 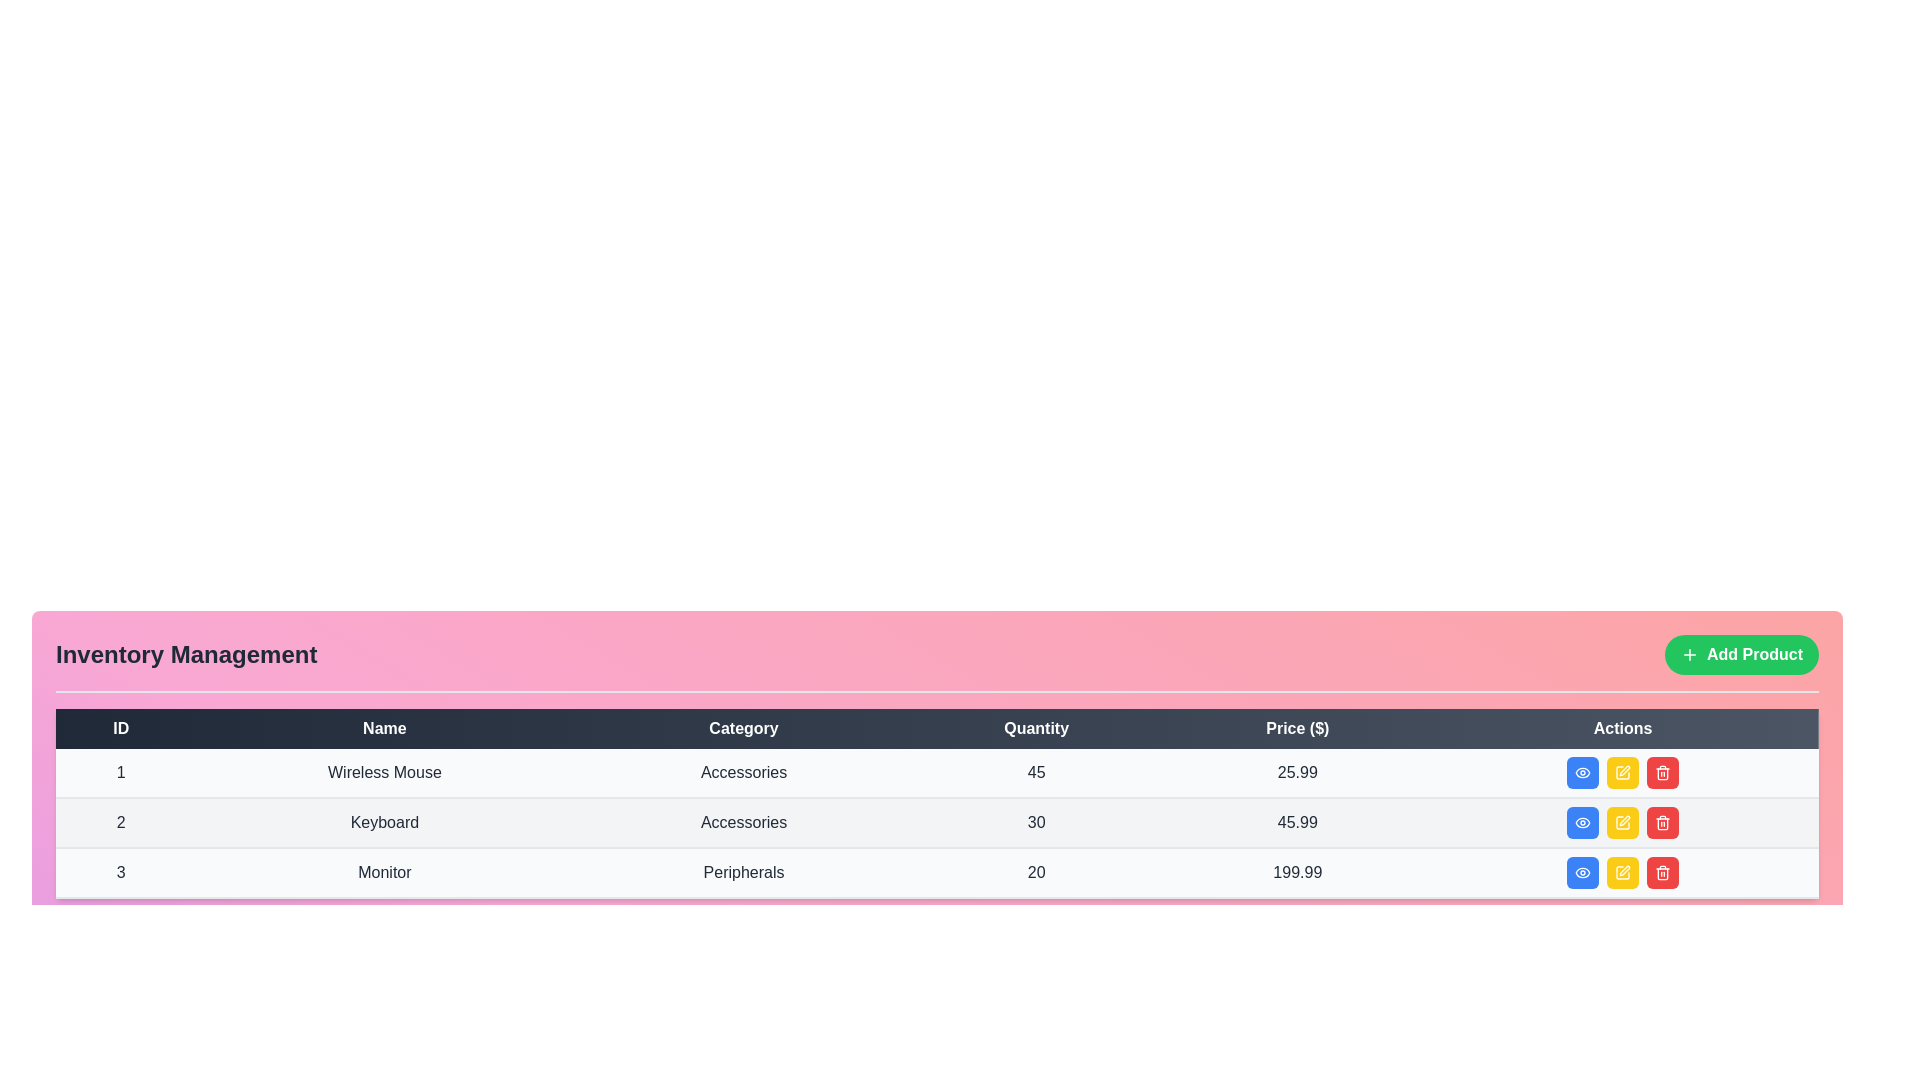 I want to click on the text '25.99' in the 'Price ($)' column of the first row for the product 'Wireless Mouse', so click(x=1297, y=772).